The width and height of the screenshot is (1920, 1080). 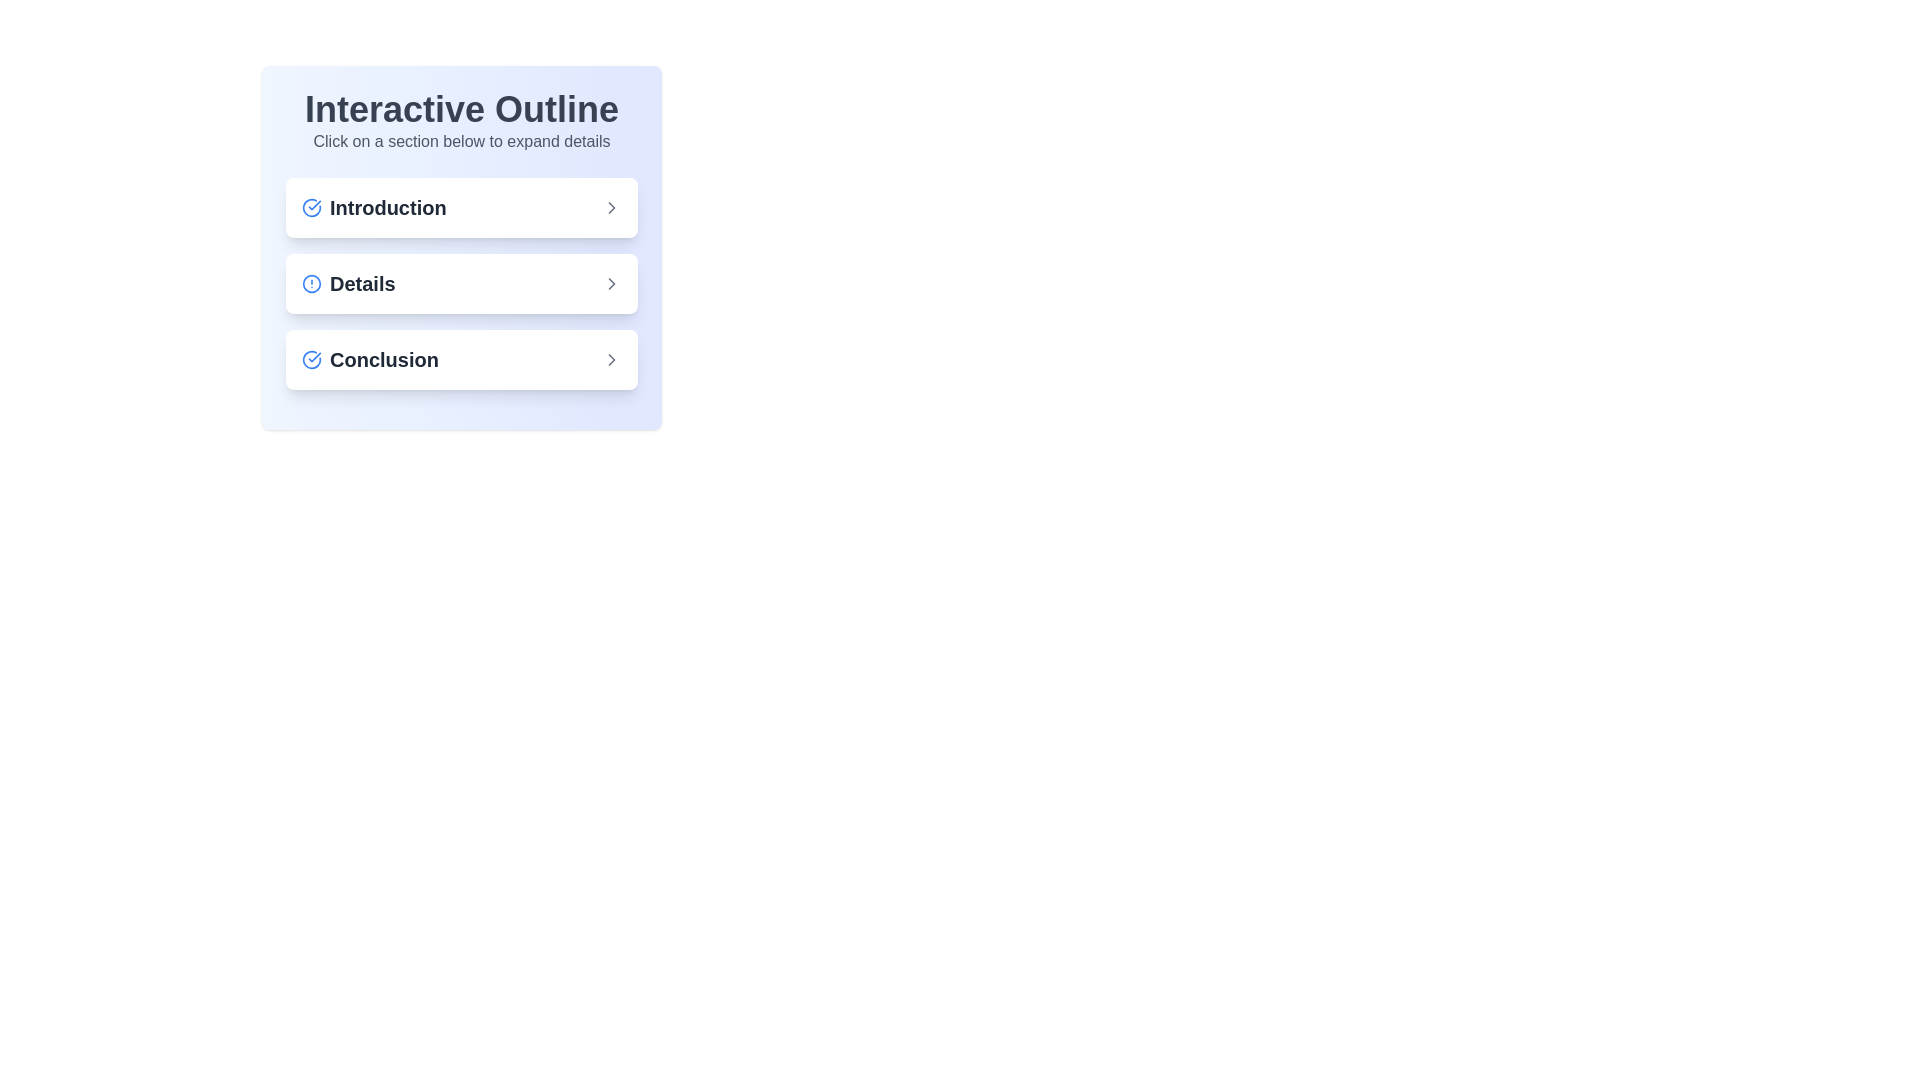 What do you see at coordinates (311, 358) in the screenshot?
I see `the icon that visually denotes a completed or checked state for the 'Conclusion' section, located to the left of the 'Conclusion' text` at bounding box center [311, 358].